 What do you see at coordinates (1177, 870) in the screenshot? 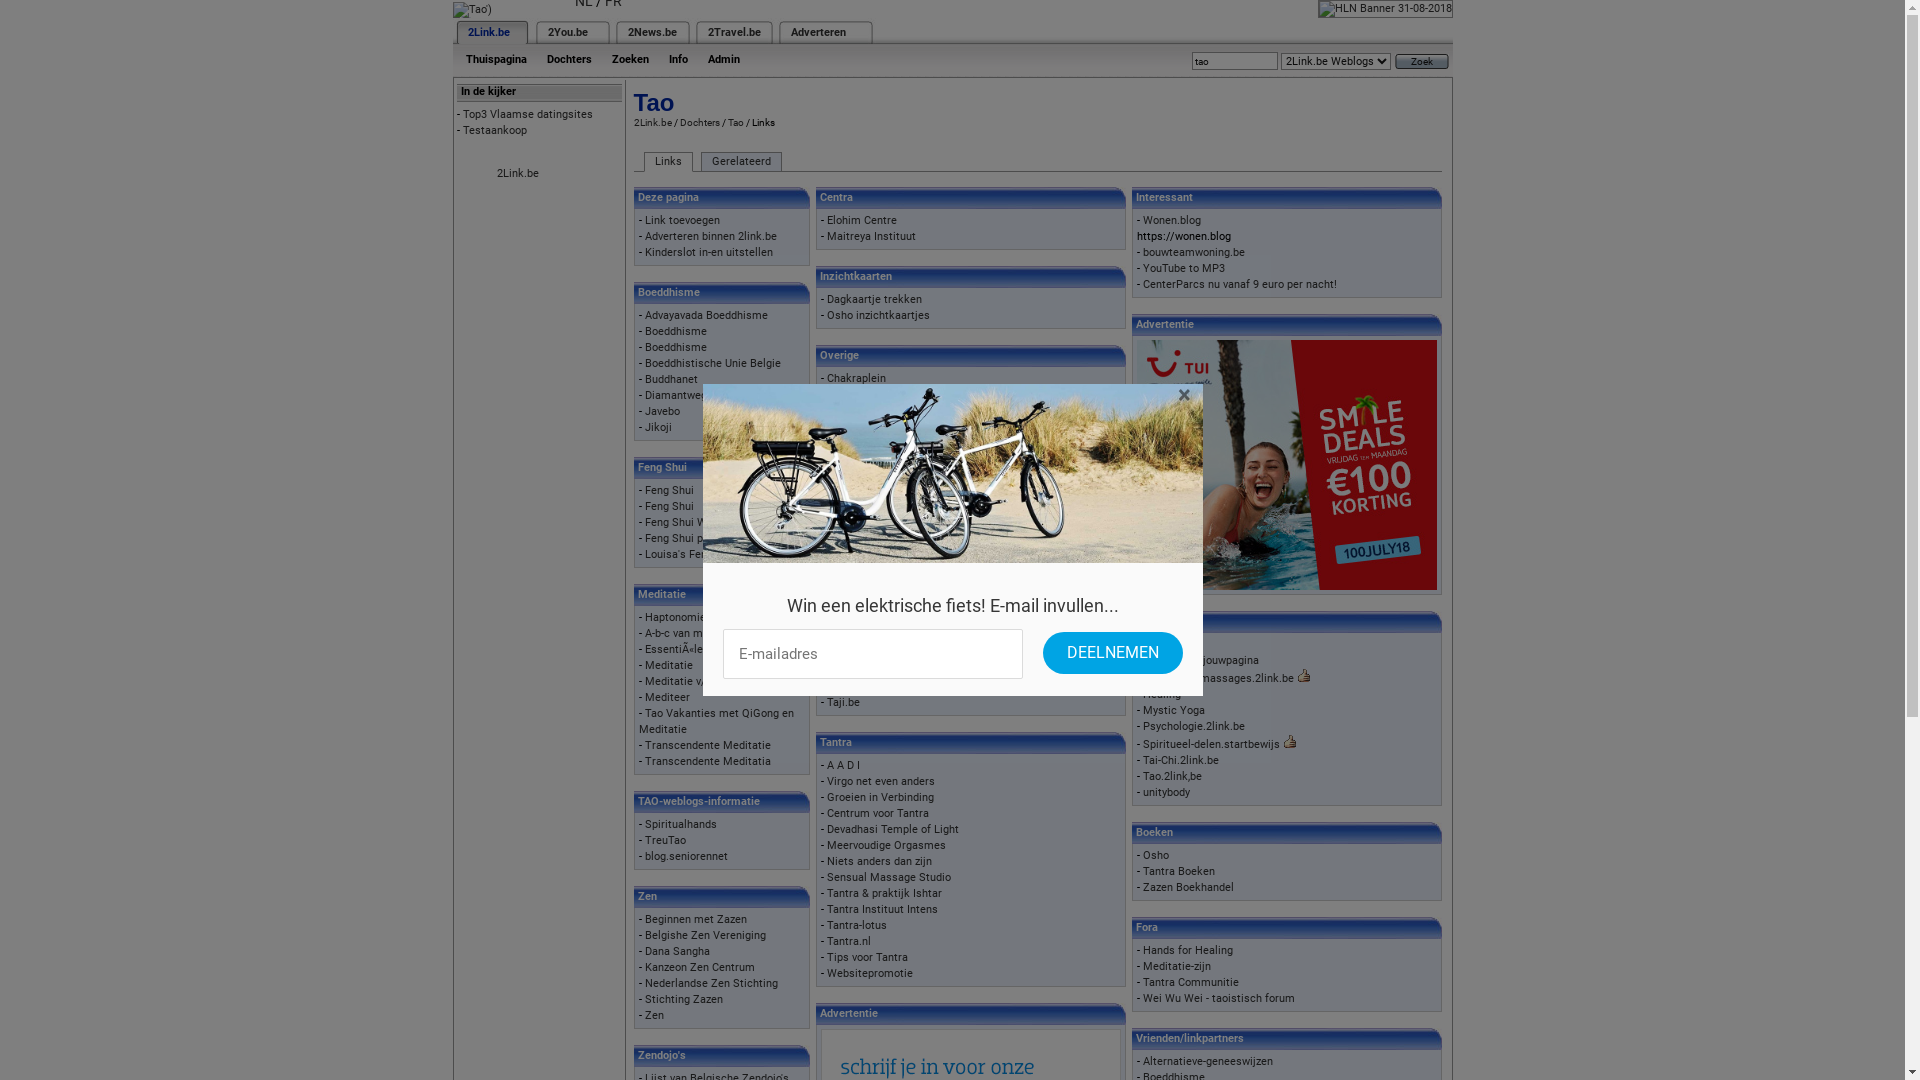
I see `'Tantra Boeken'` at bounding box center [1177, 870].